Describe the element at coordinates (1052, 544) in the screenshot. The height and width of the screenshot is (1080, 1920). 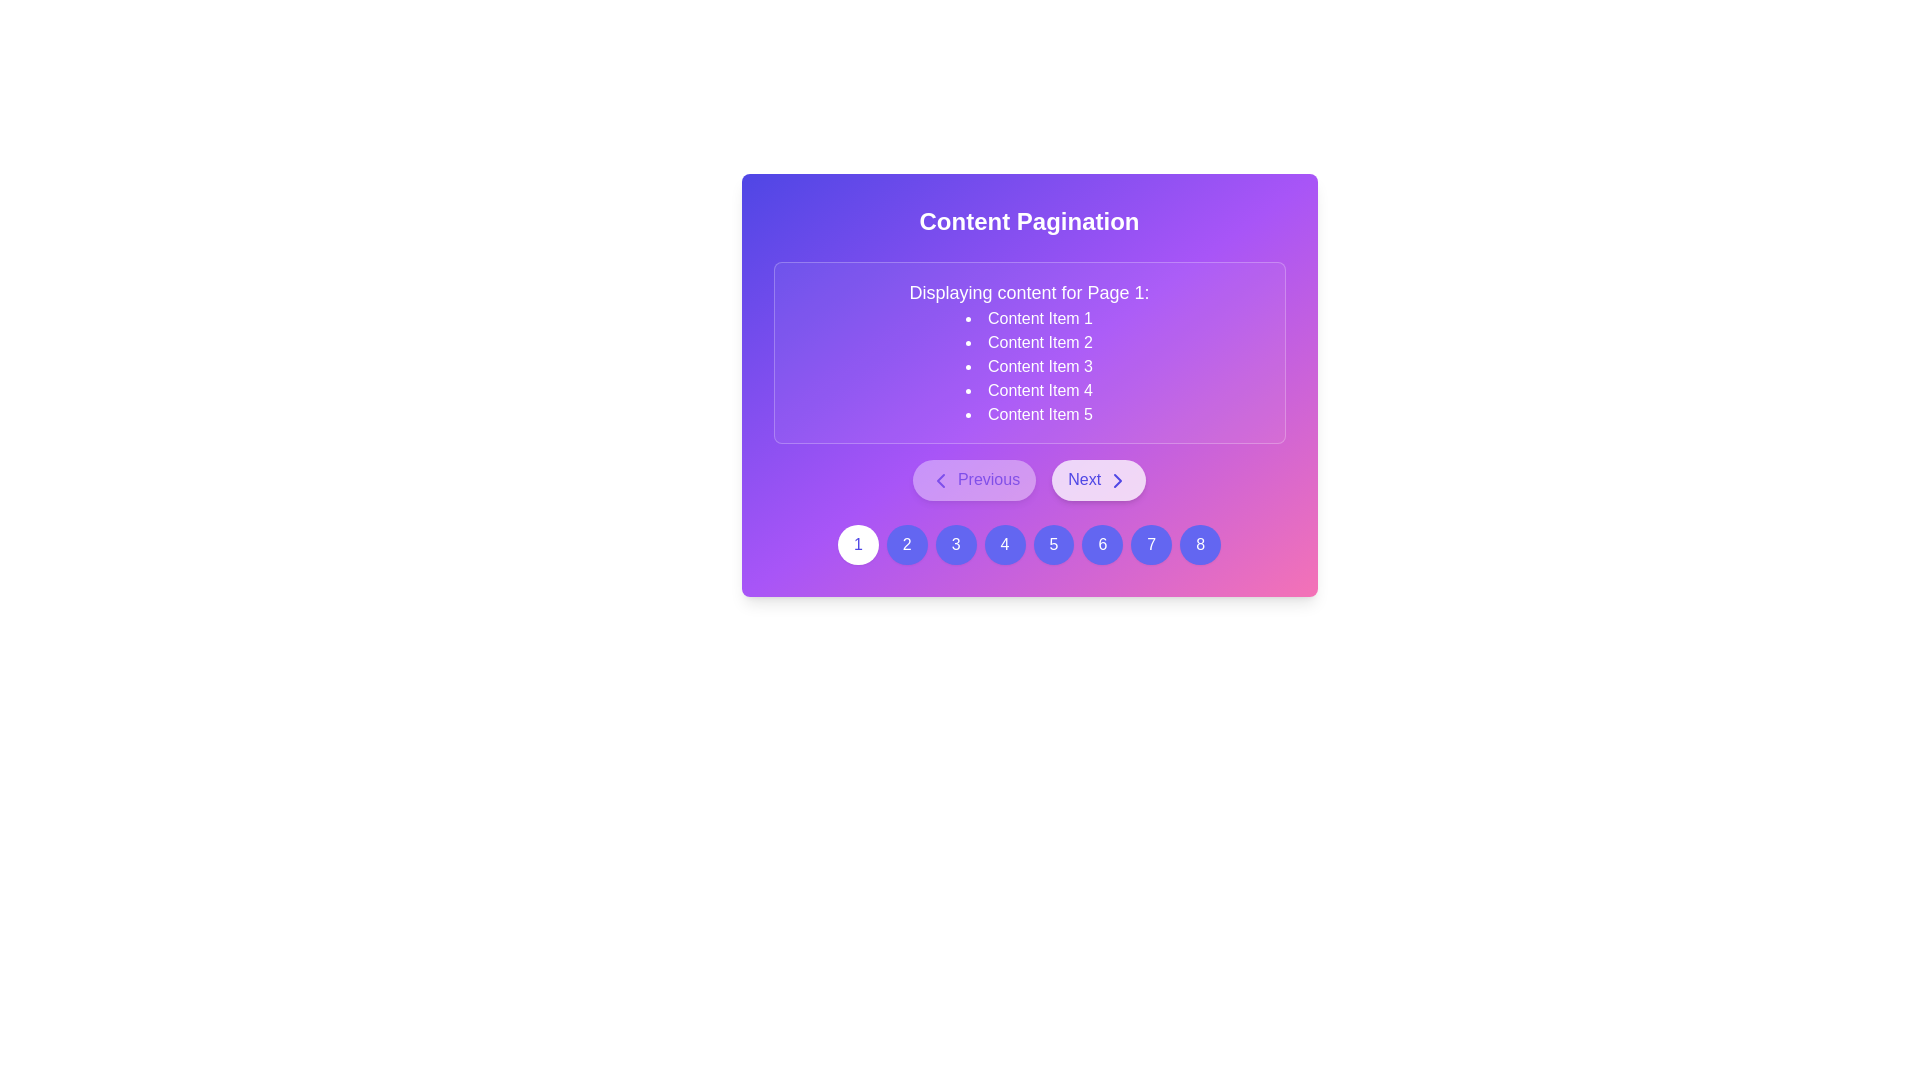
I see `the round blue button labeled '5' to observe its interactive effects` at that location.